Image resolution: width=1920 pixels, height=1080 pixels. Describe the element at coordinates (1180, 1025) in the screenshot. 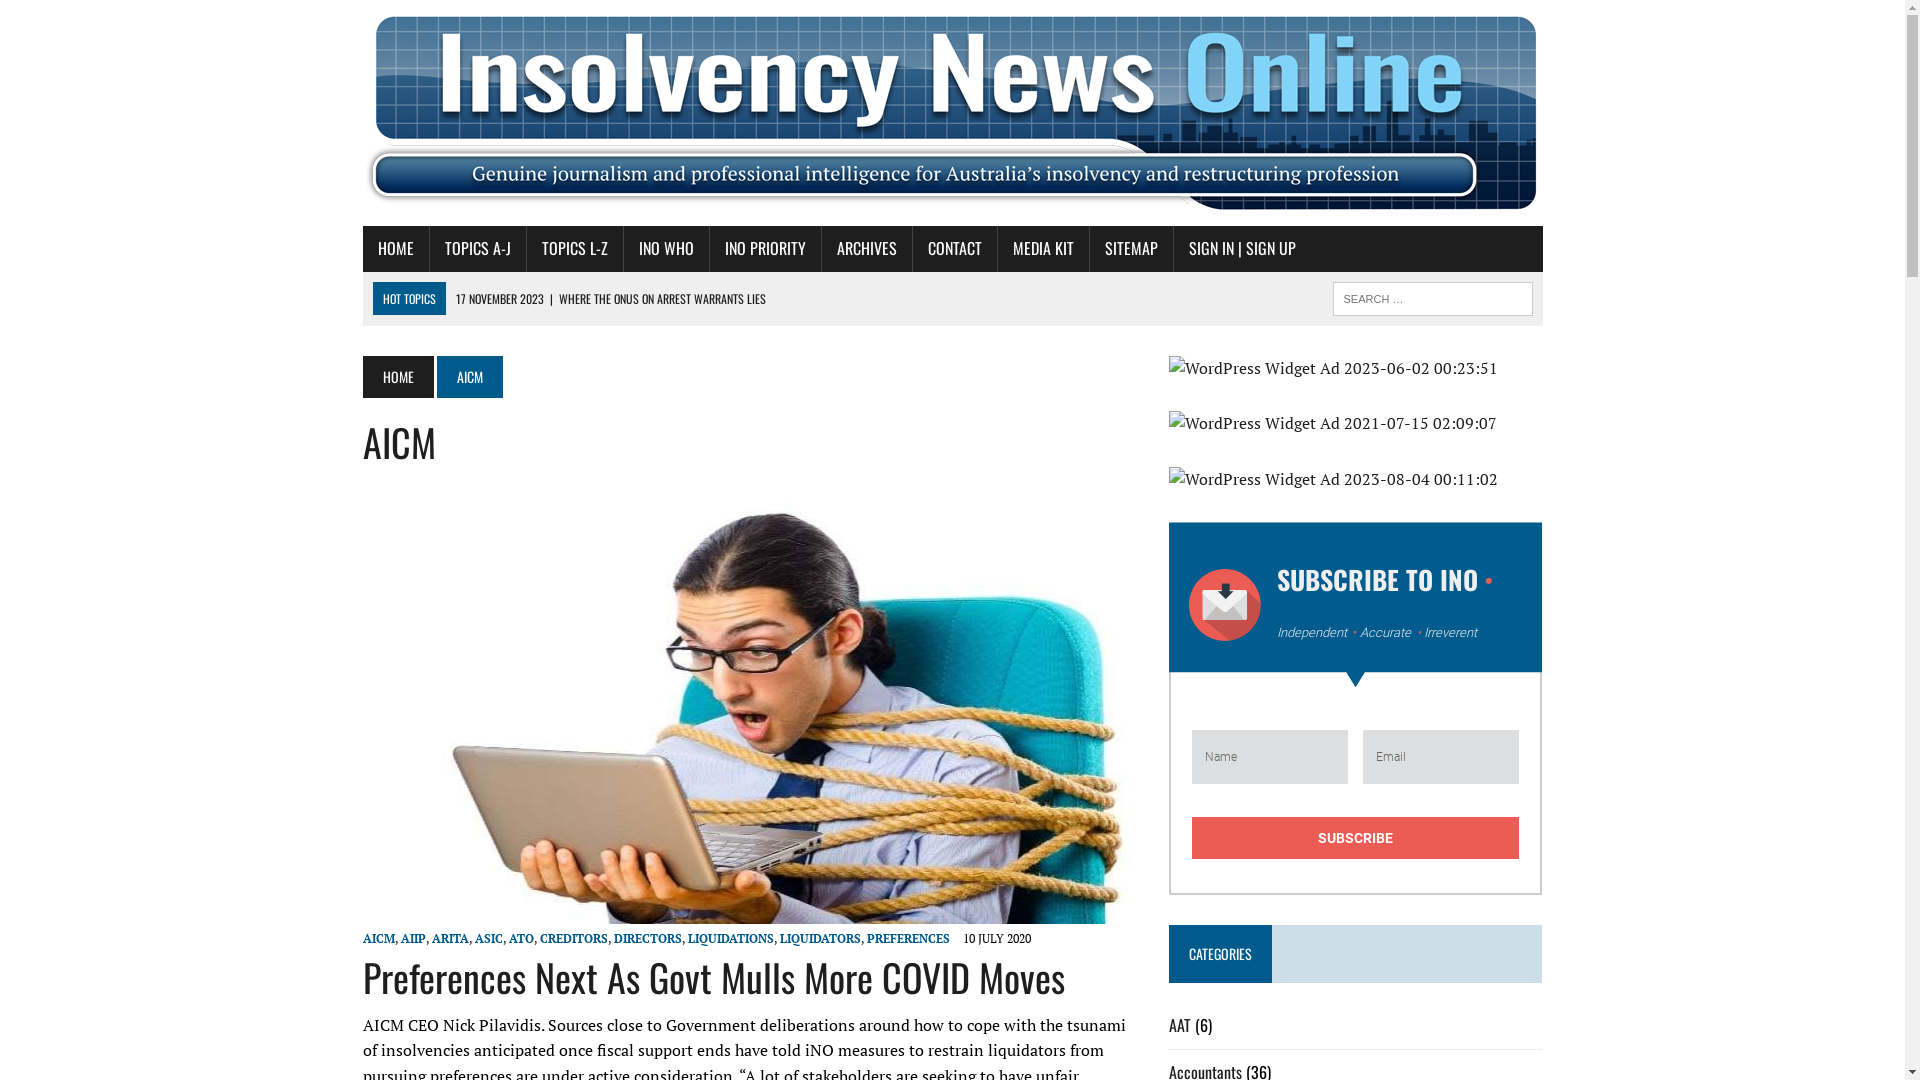

I see `'AAT'` at that location.